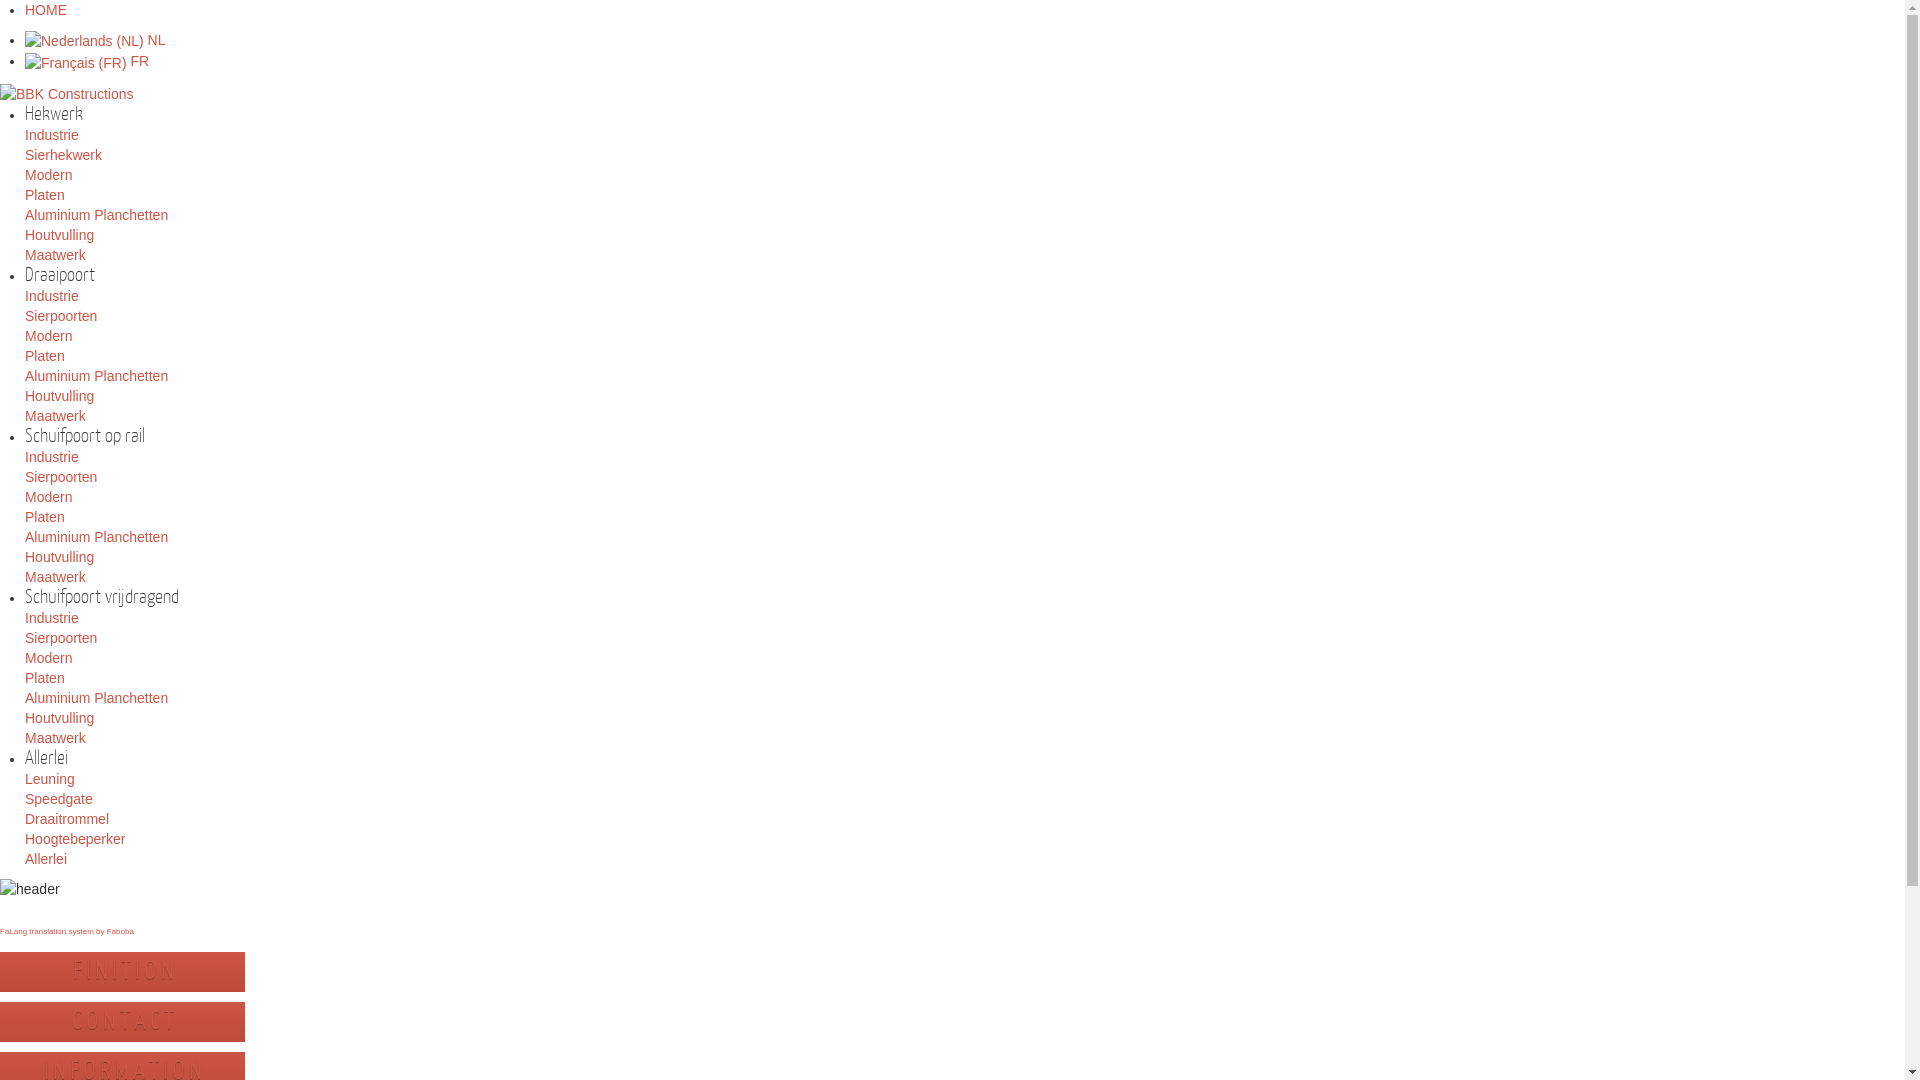  What do you see at coordinates (63, 153) in the screenshot?
I see `'Sierhekwerk'` at bounding box center [63, 153].